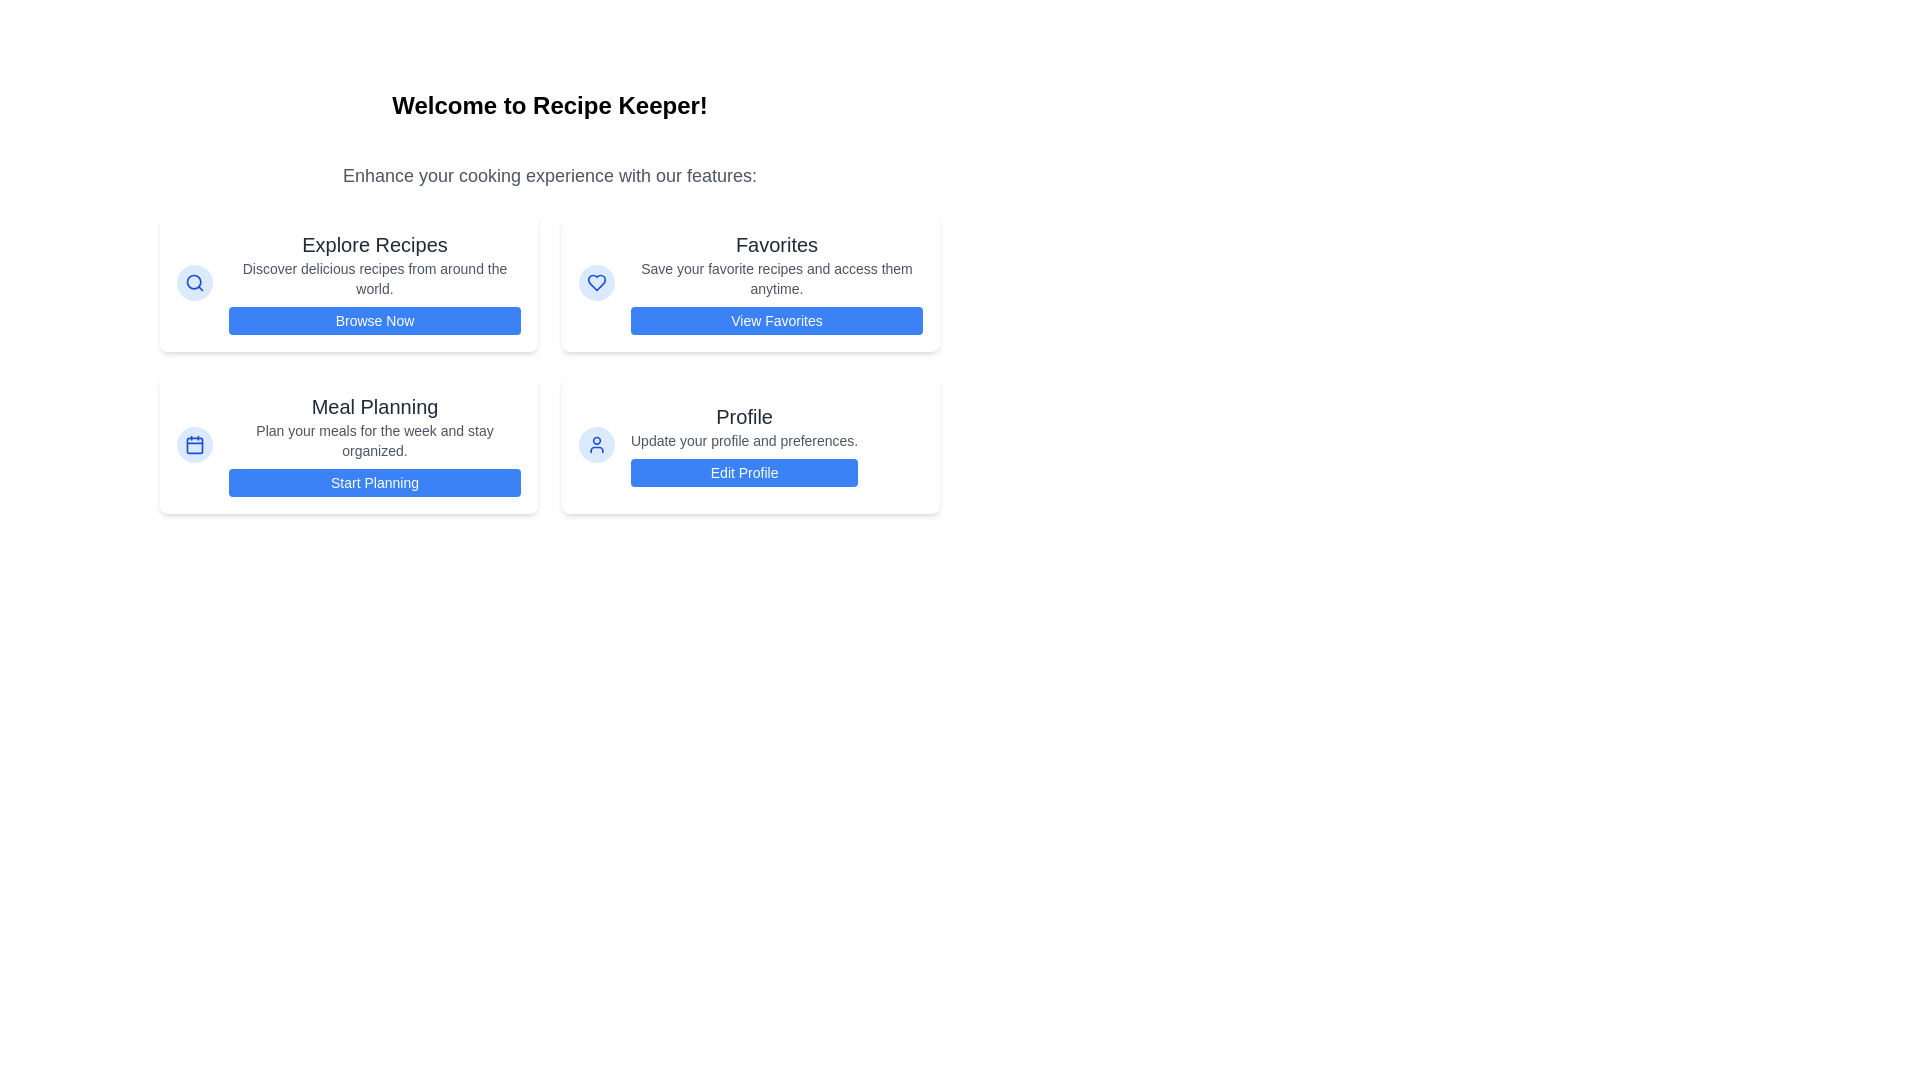  Describe the element at coordinates (595, 443) in the screenshot. I see `the user profile icon, which features a blue outline and is located in the Profile section at the bottom-right of the interface, adjacent to the Edit Profile button` at that location.